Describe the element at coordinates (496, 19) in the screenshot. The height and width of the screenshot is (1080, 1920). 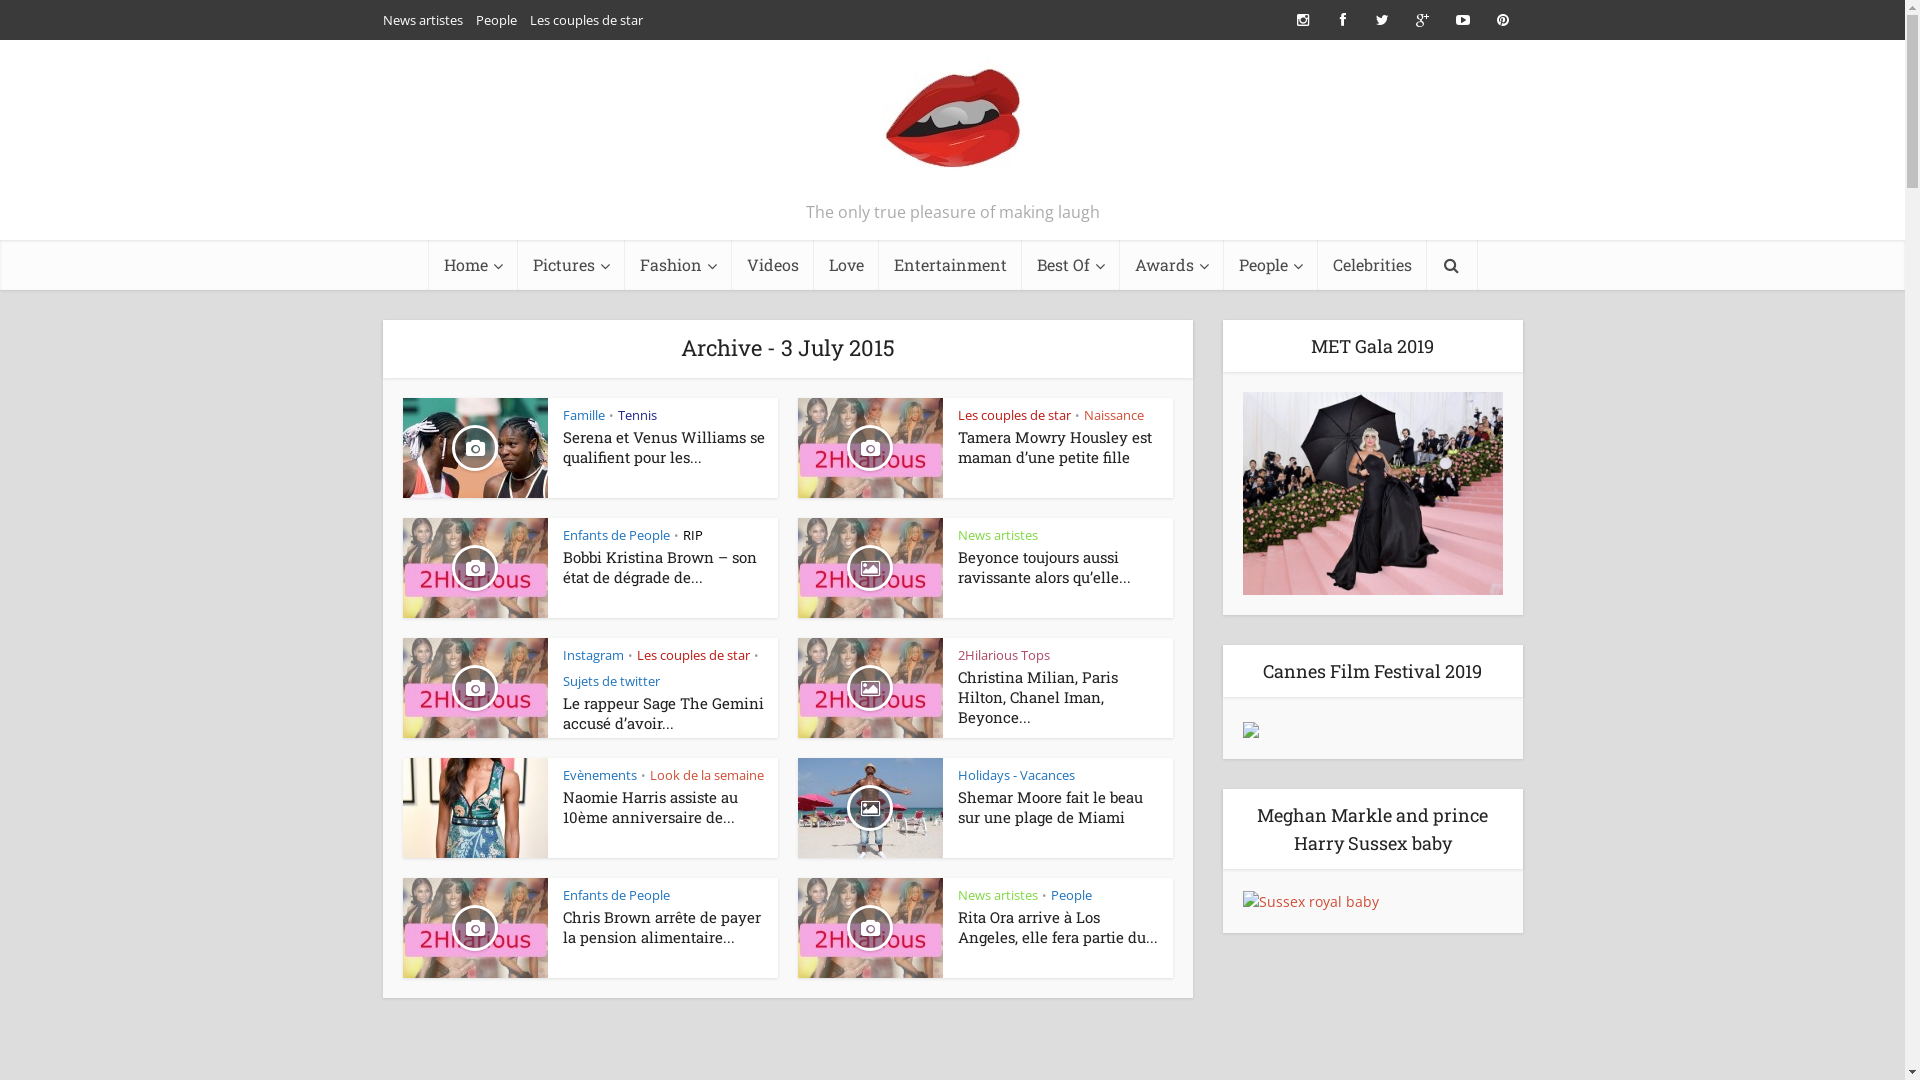
I see `'People'` at that location.